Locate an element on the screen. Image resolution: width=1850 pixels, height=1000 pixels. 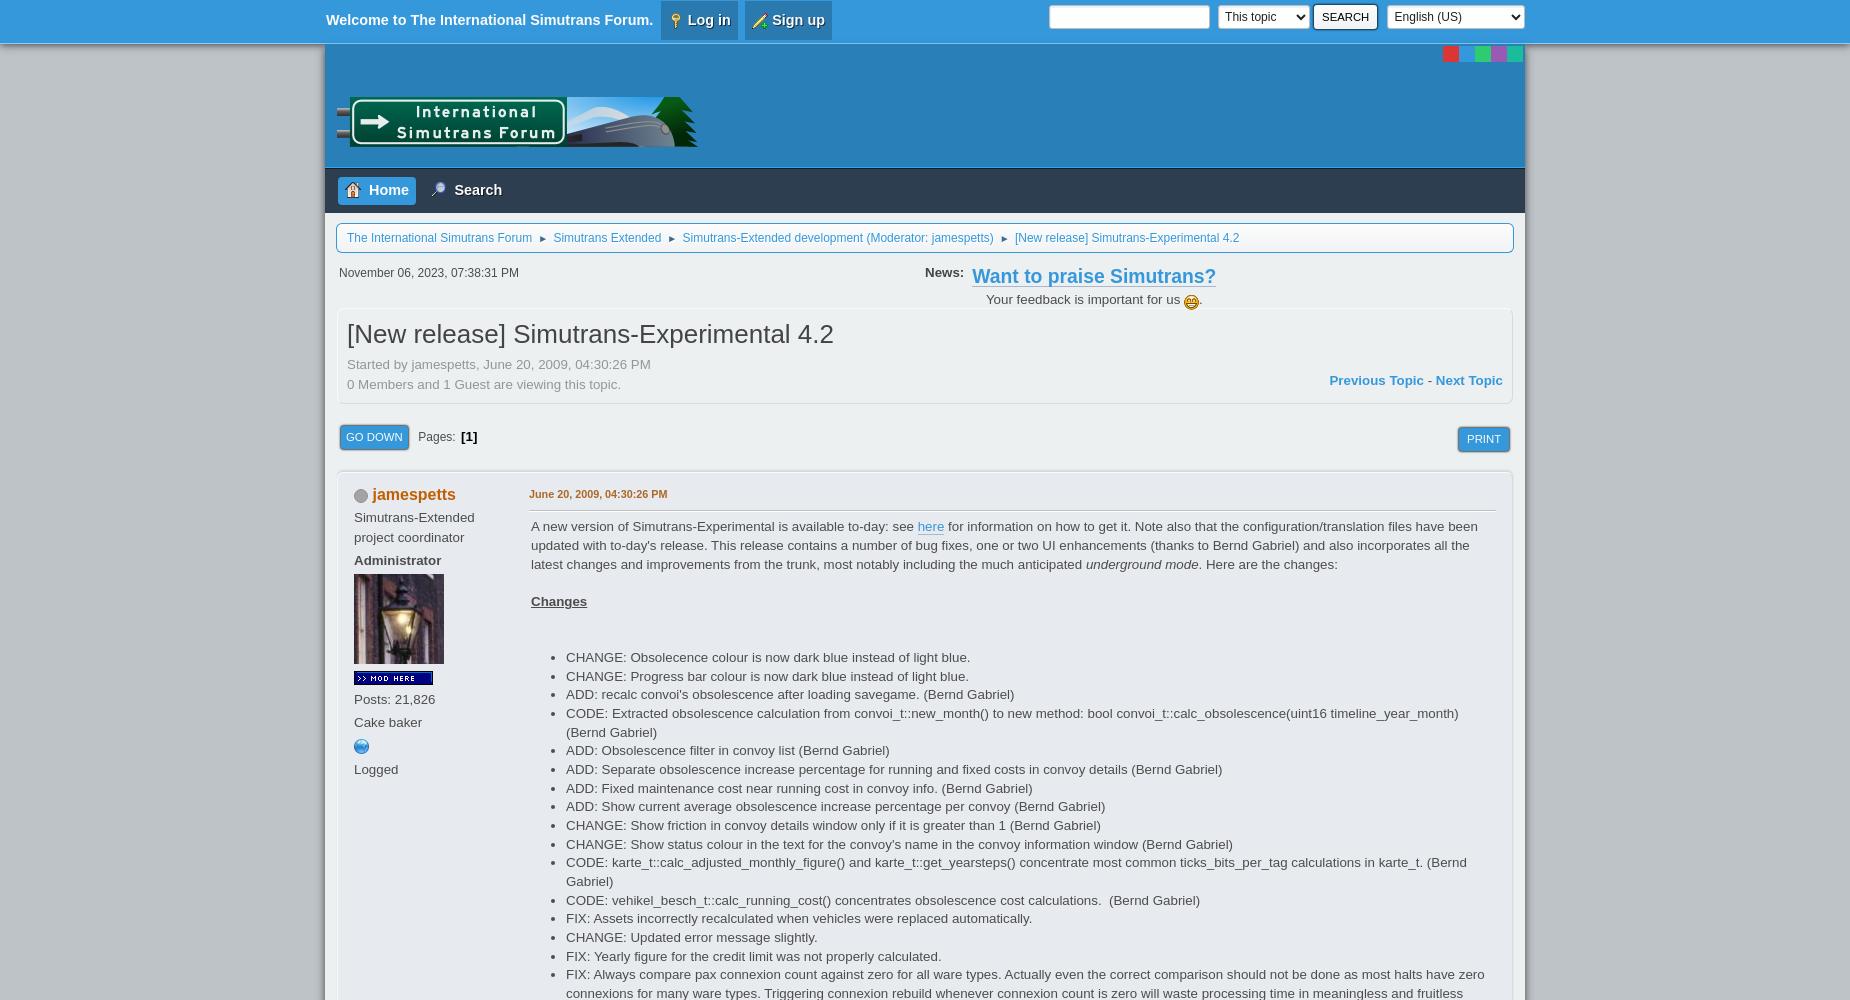
'News:' is located at coordinates (943, 271).